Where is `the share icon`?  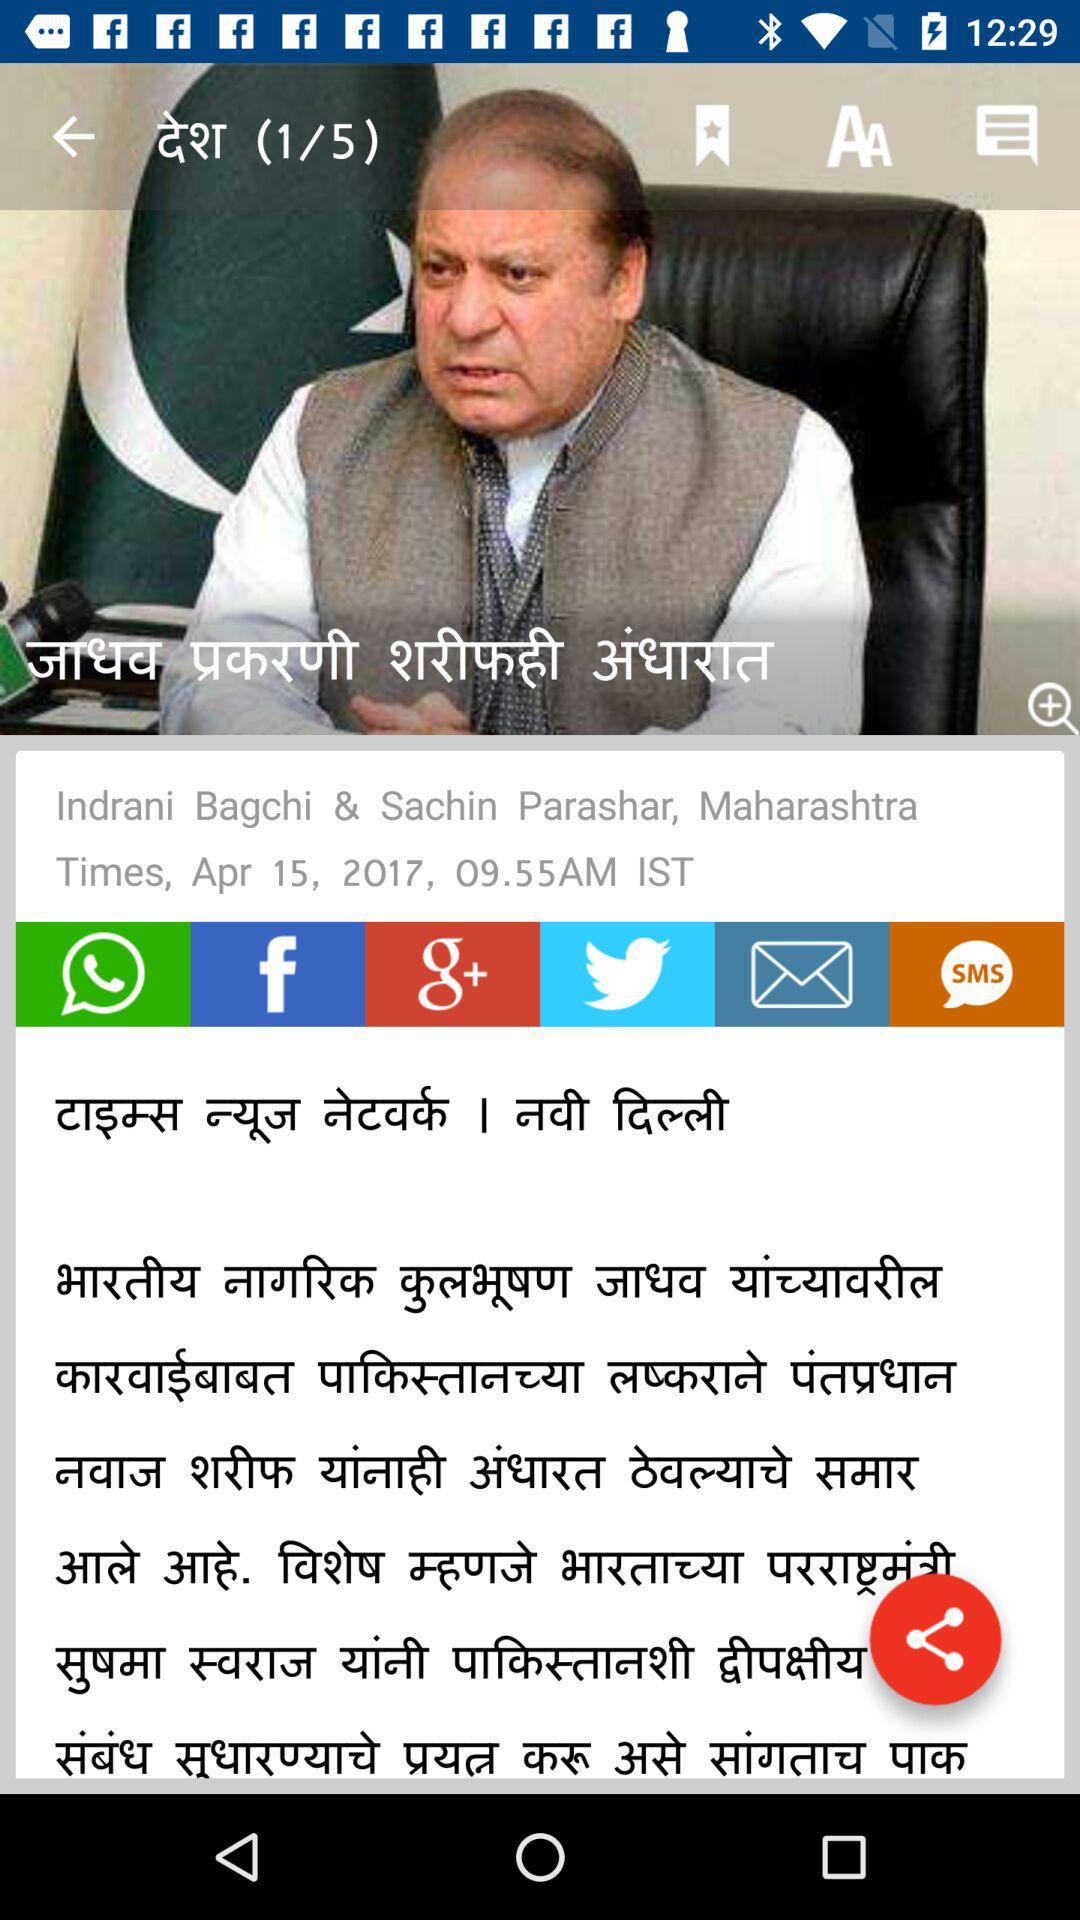
the share icon is located at coordinates (935, 1649).